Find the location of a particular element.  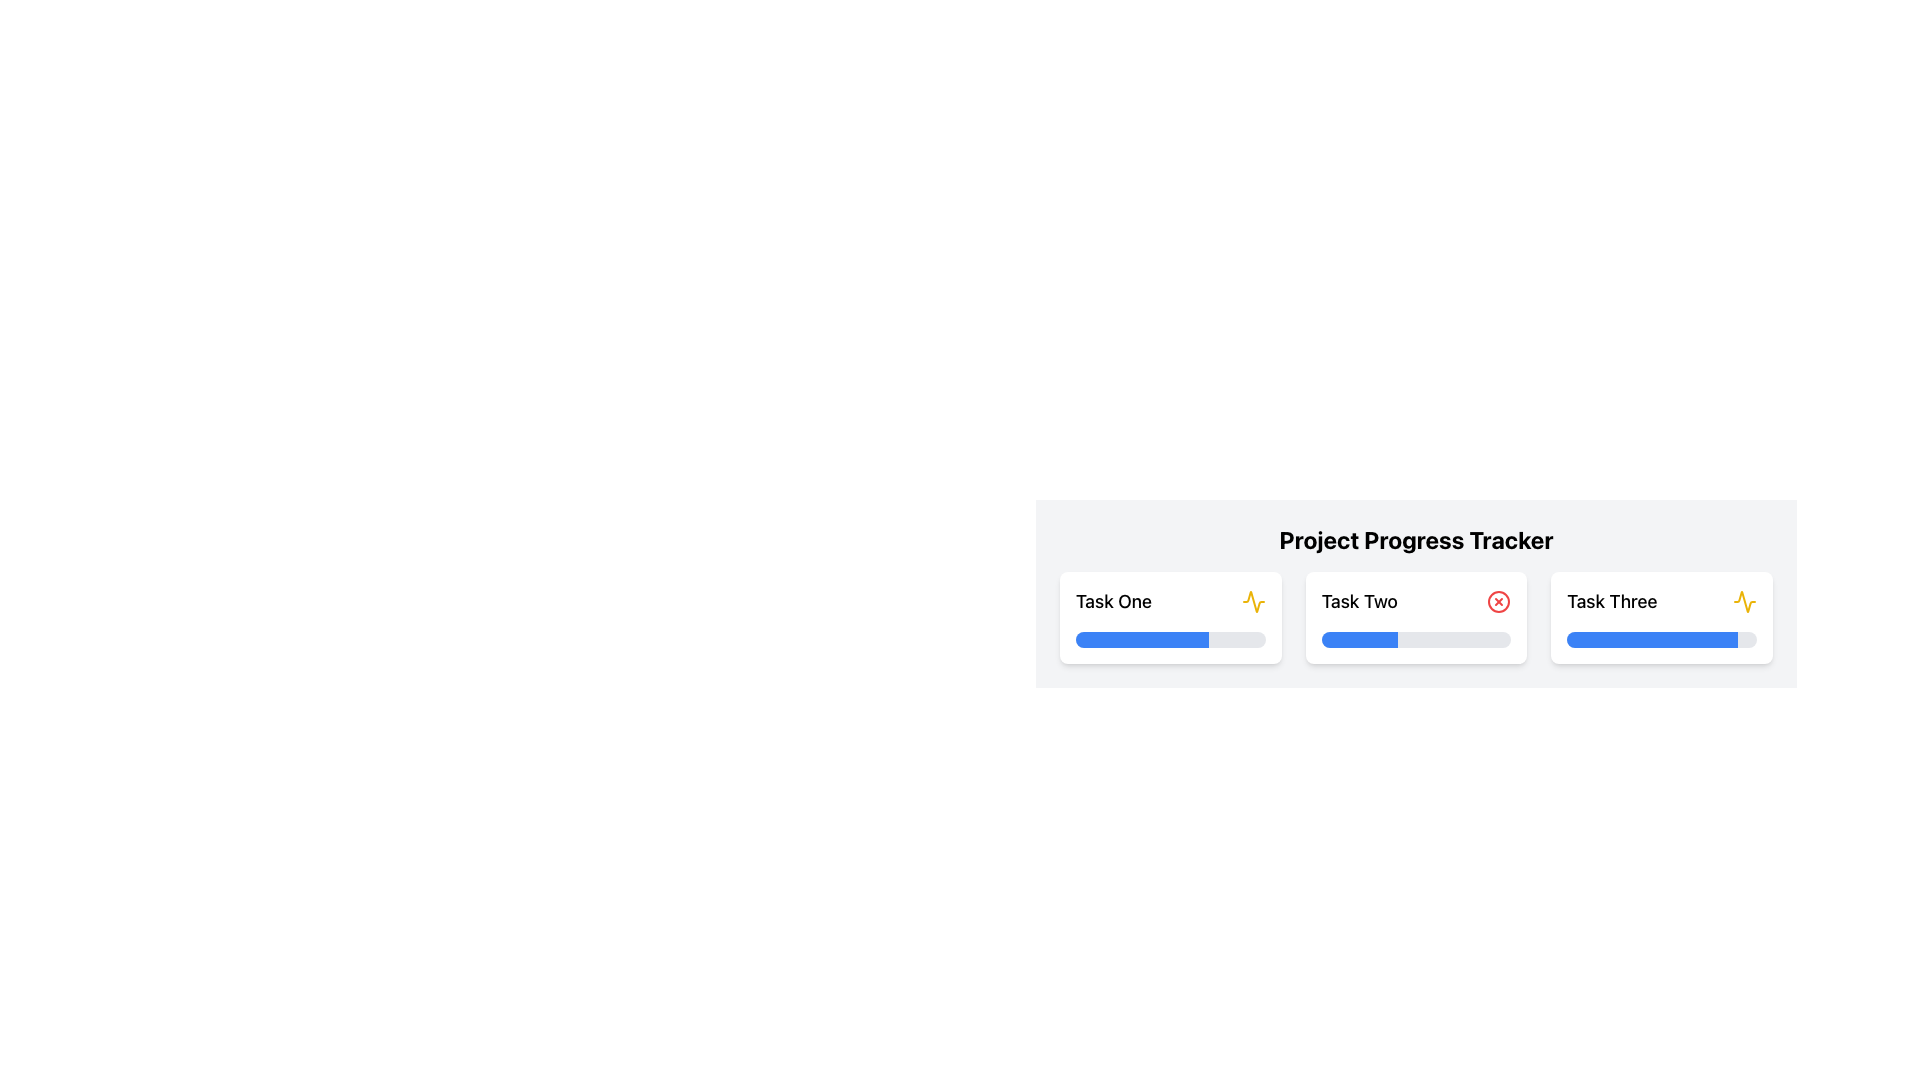

the red circular icon with a cross inside, located within the 'Task Two' card under the 'Project Progress Tracker' section is located at coordinates (1499, 600).